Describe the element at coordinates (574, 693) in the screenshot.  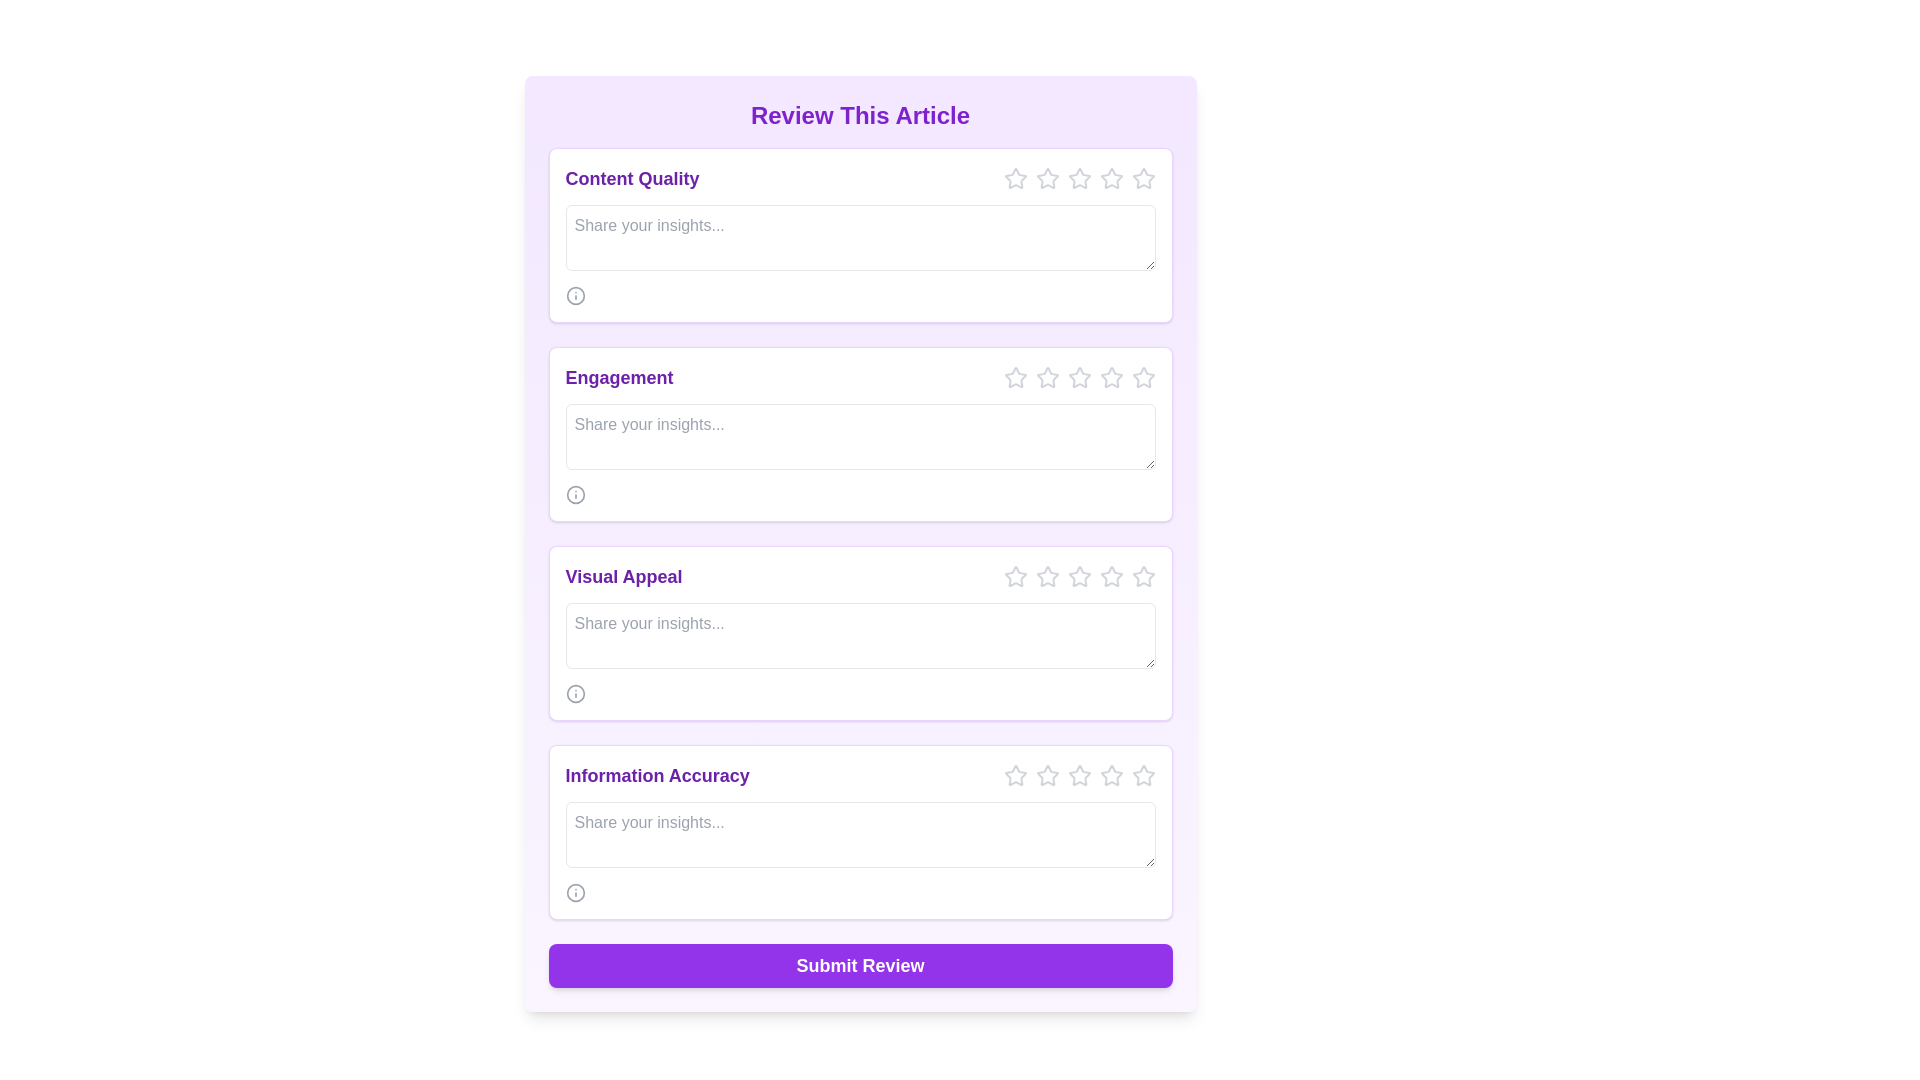
I see `the informational tooltip trigger icon located in the 'Visual Appeal' section, just below the text input field` at that location.